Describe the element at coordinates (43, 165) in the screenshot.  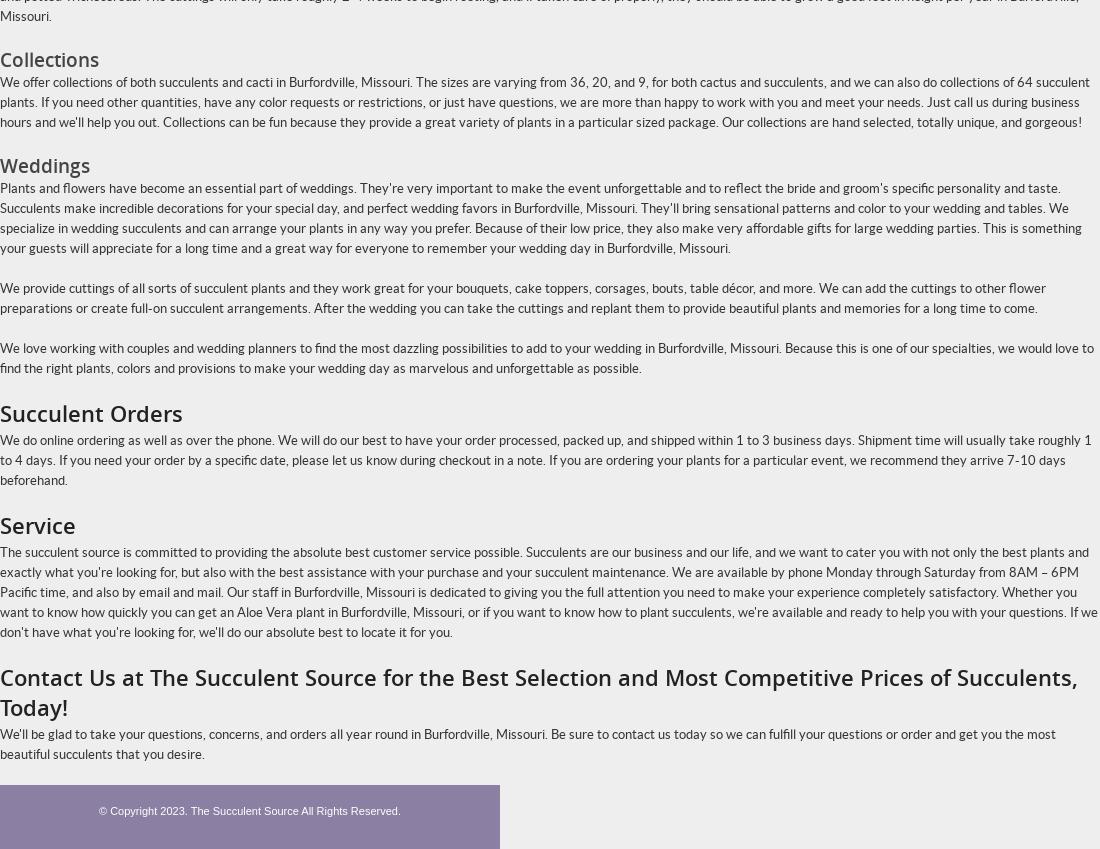
I see `'Weddings'` at that location.